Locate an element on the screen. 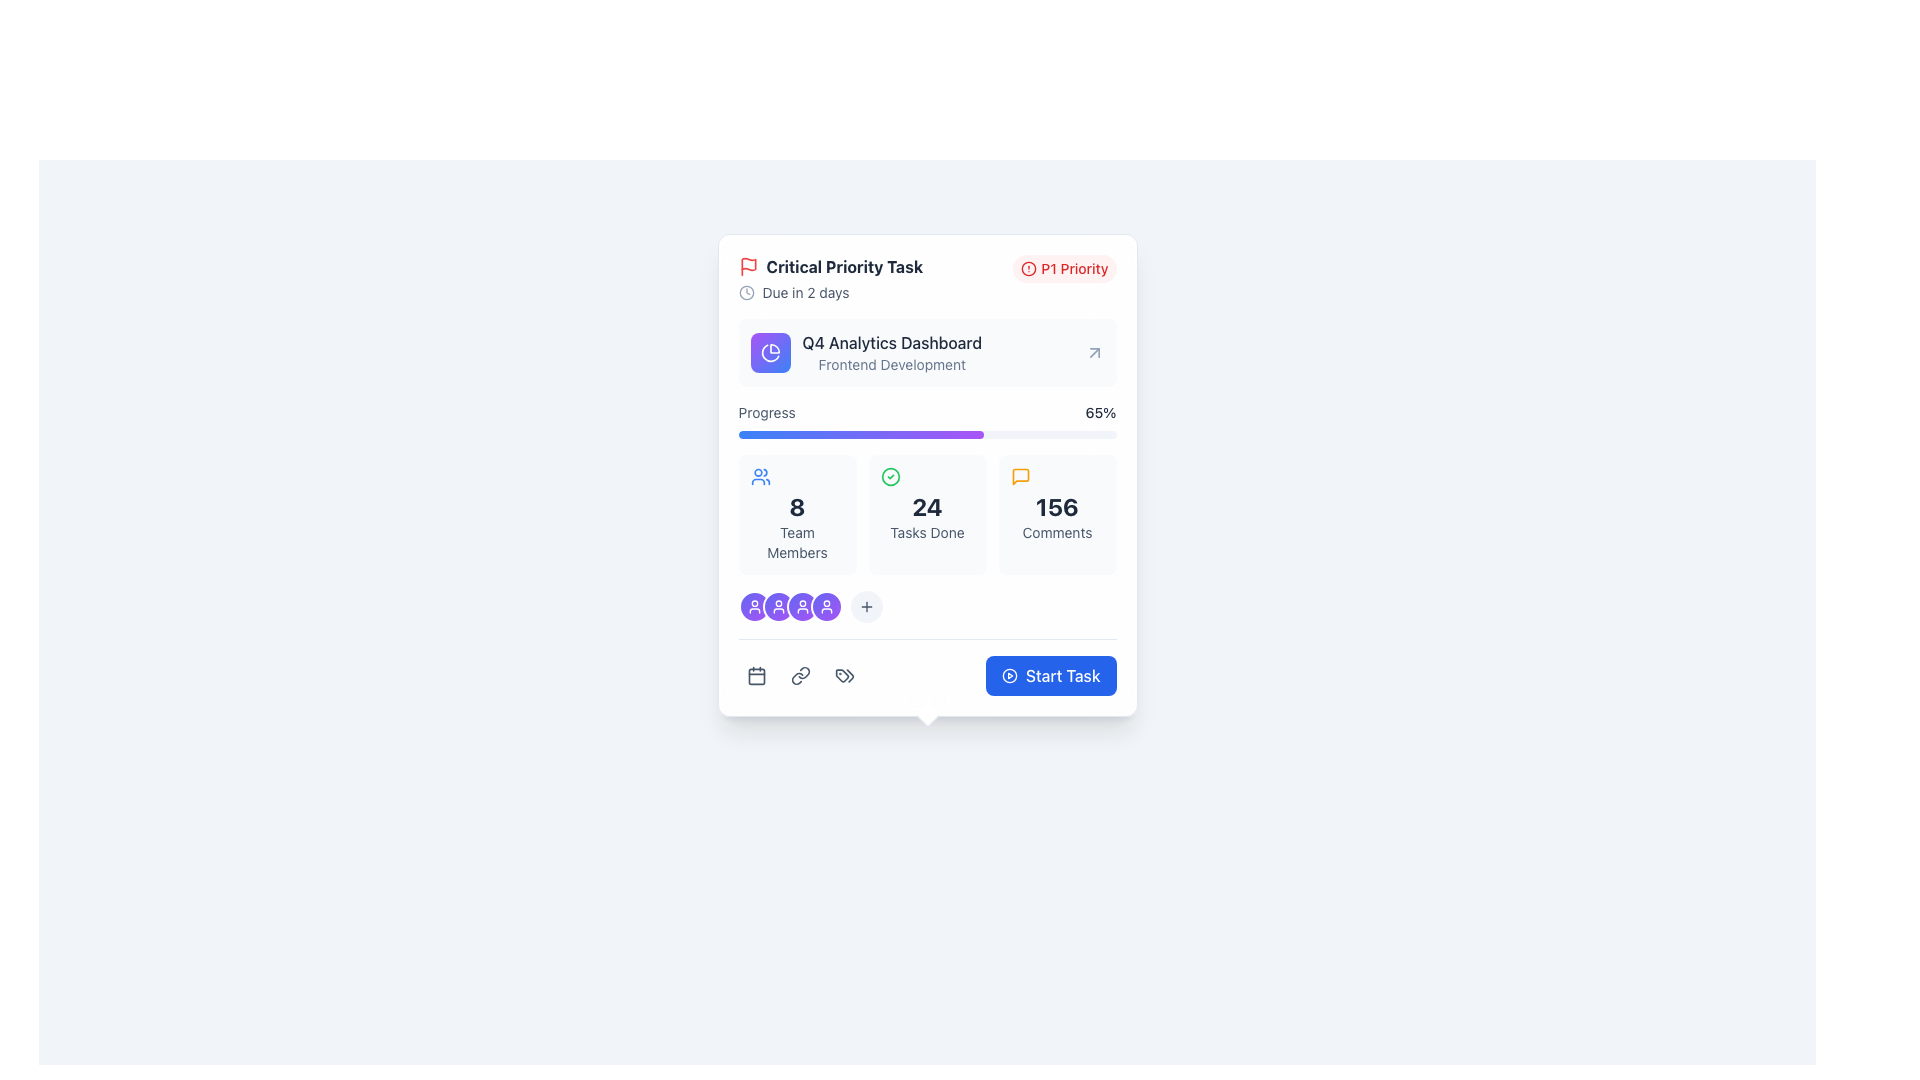  the circular button with a '+' icon, which is the last item in a horizontal list of user profile avatars is located at coordinates (866, 605).